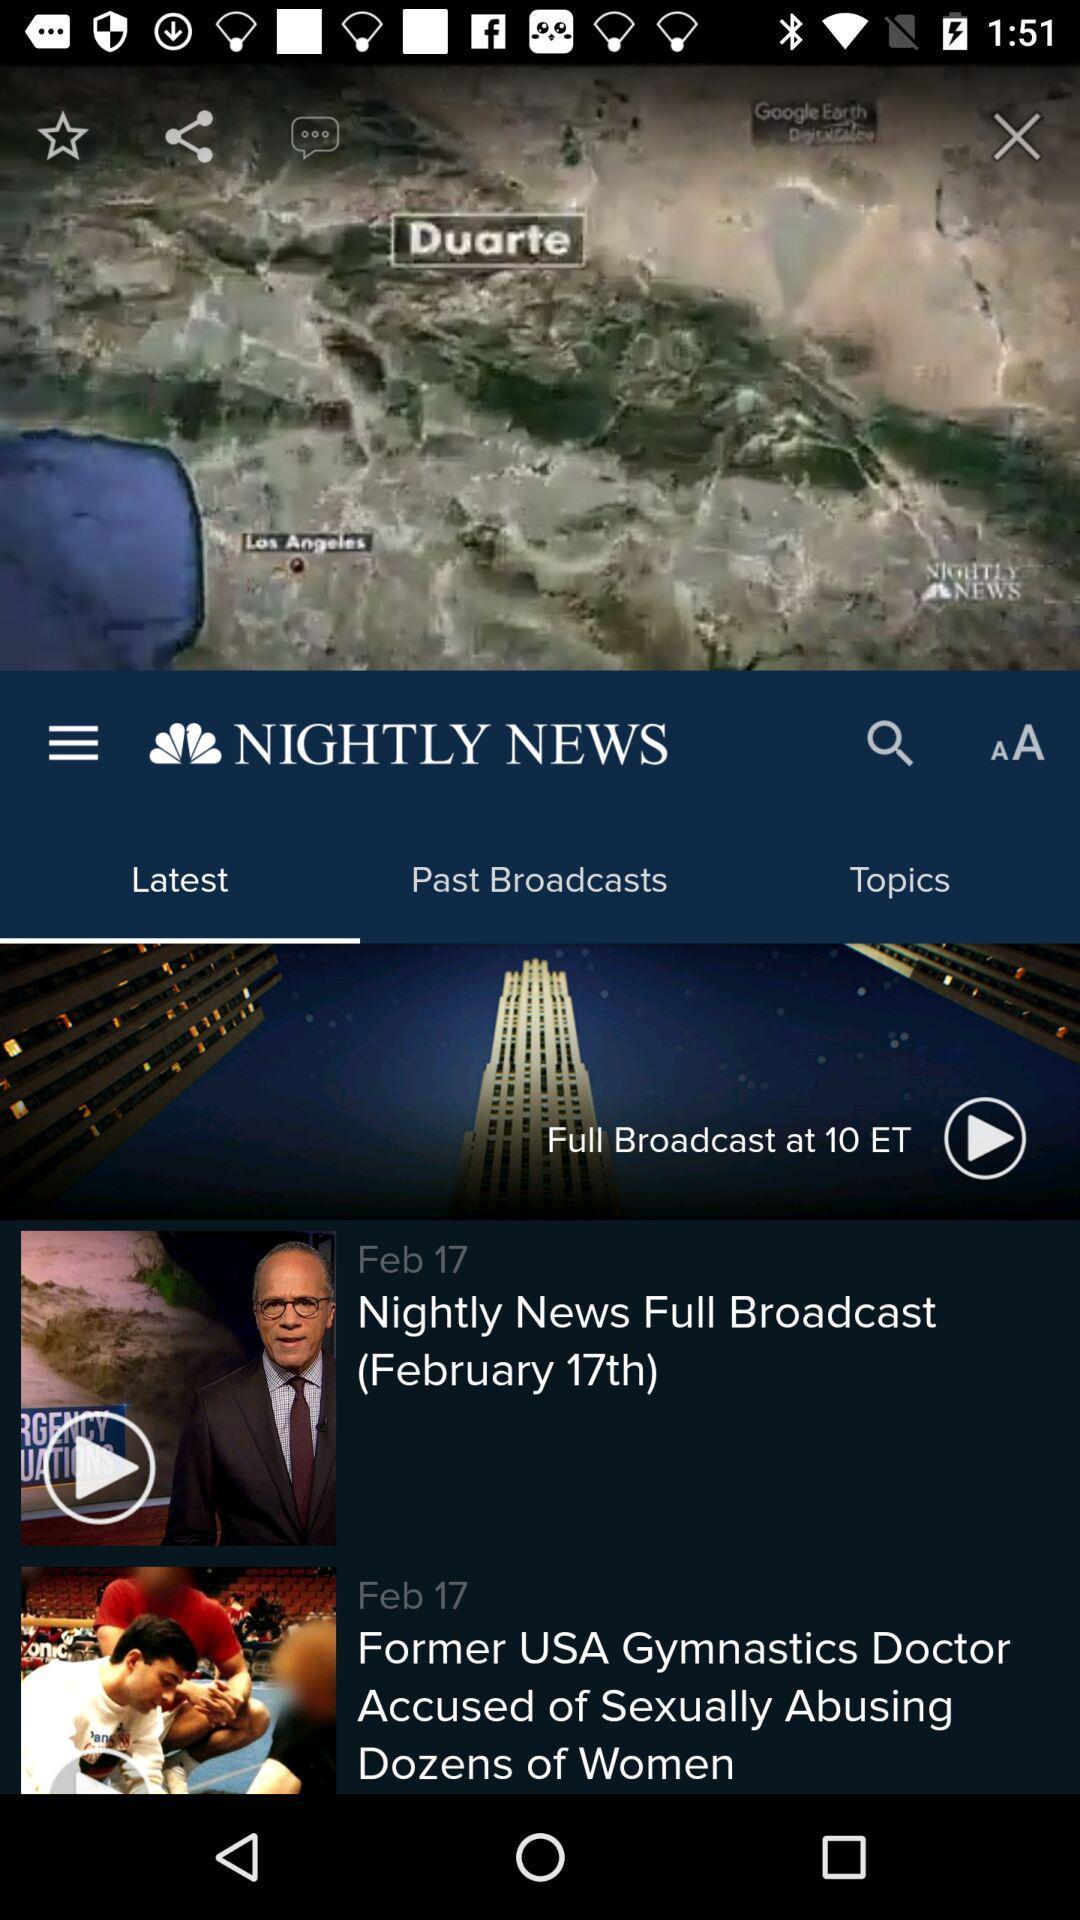 The height and width of the screenshot is (1920, 1080). I want to click on the share icon, so click(189, 135).